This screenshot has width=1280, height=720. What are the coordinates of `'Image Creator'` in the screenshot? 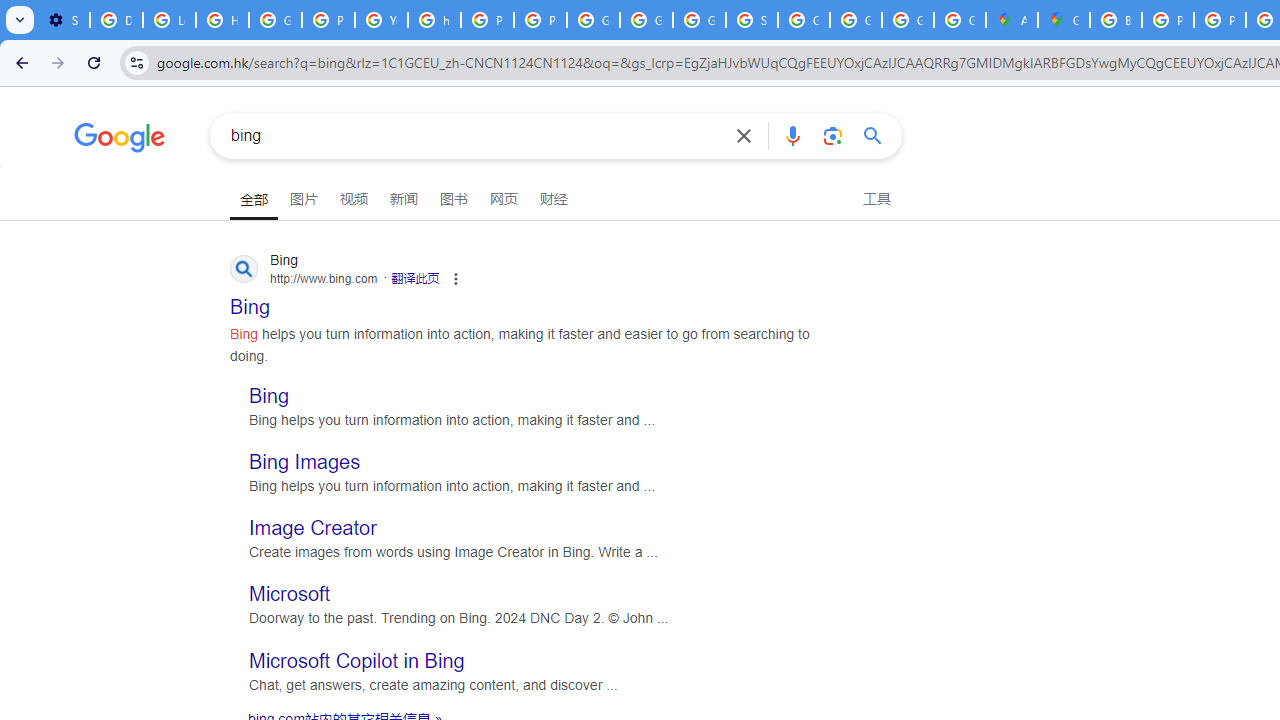 It's located at (312, 527).